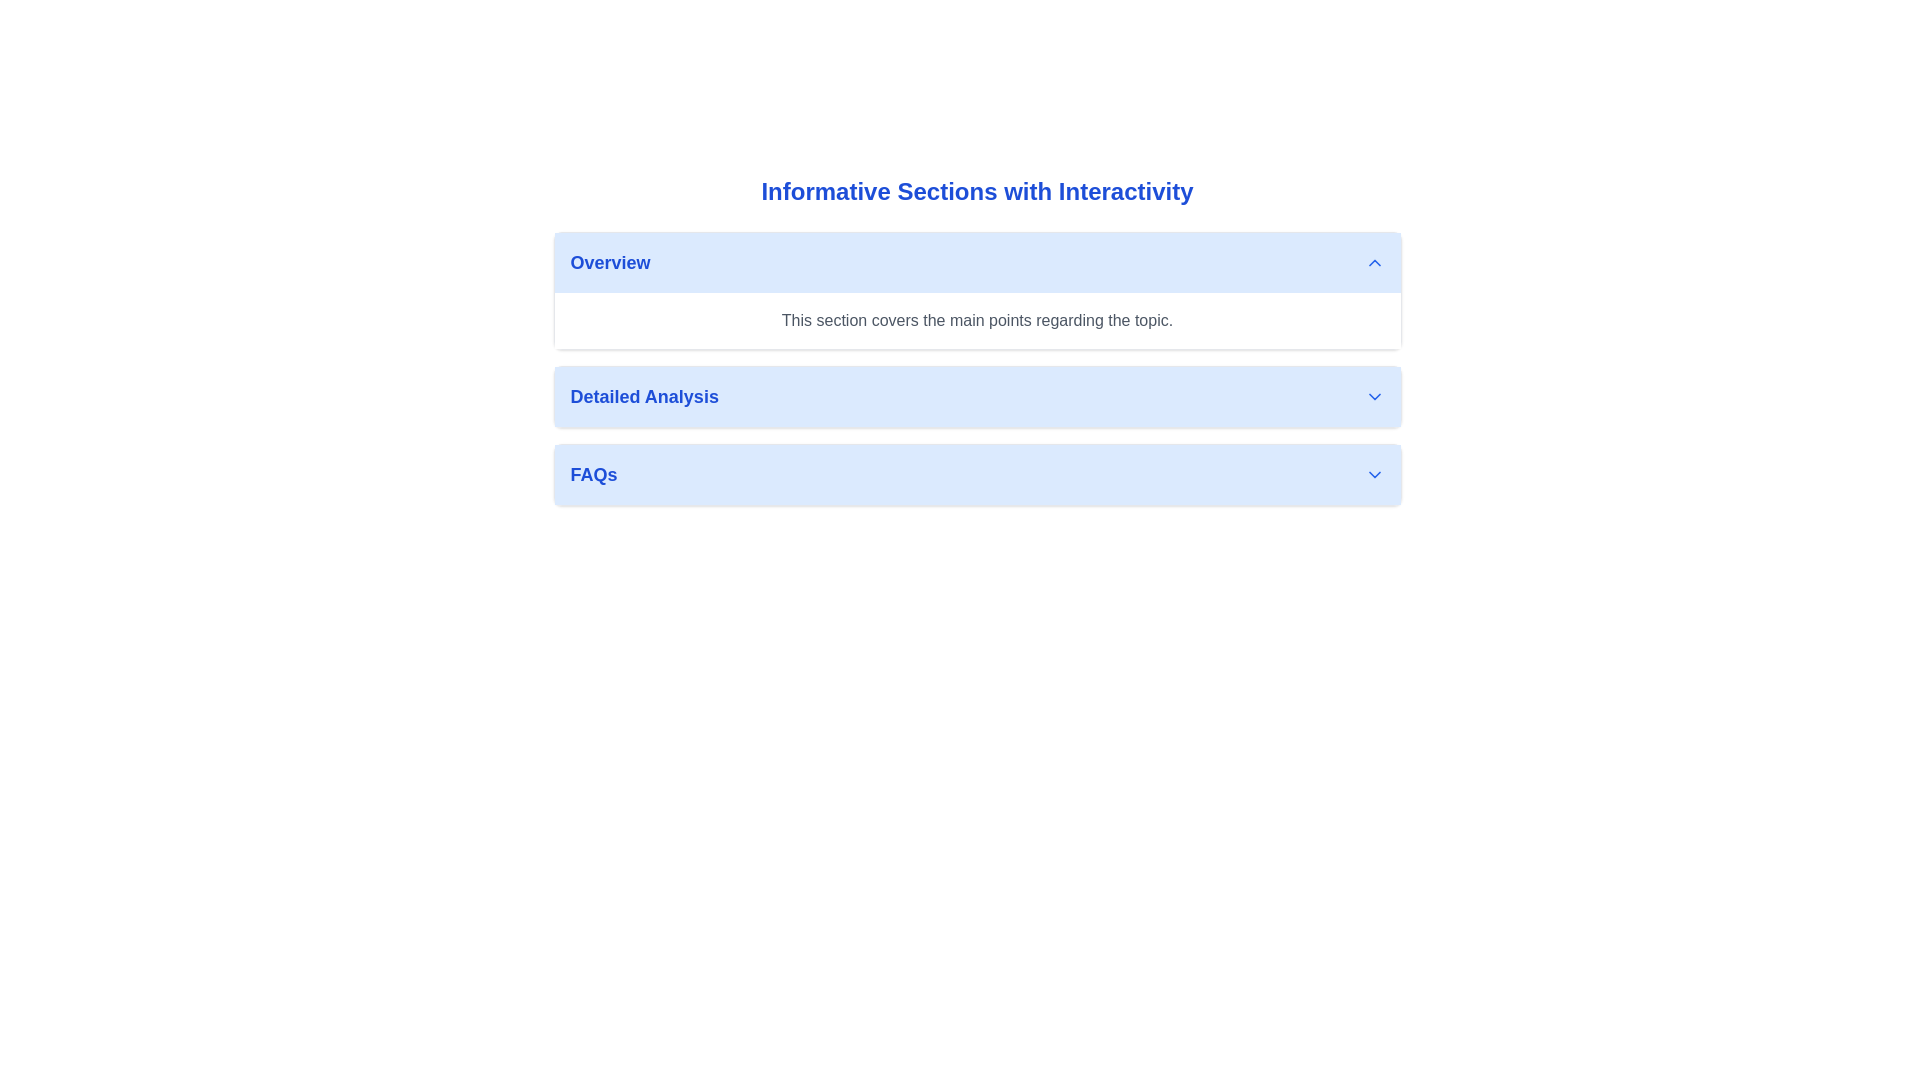  I want to click on the downward-pointing blue chevron icon located on the right-hand side of the 'Detailed Analysis' section header, so click(1373, 397).